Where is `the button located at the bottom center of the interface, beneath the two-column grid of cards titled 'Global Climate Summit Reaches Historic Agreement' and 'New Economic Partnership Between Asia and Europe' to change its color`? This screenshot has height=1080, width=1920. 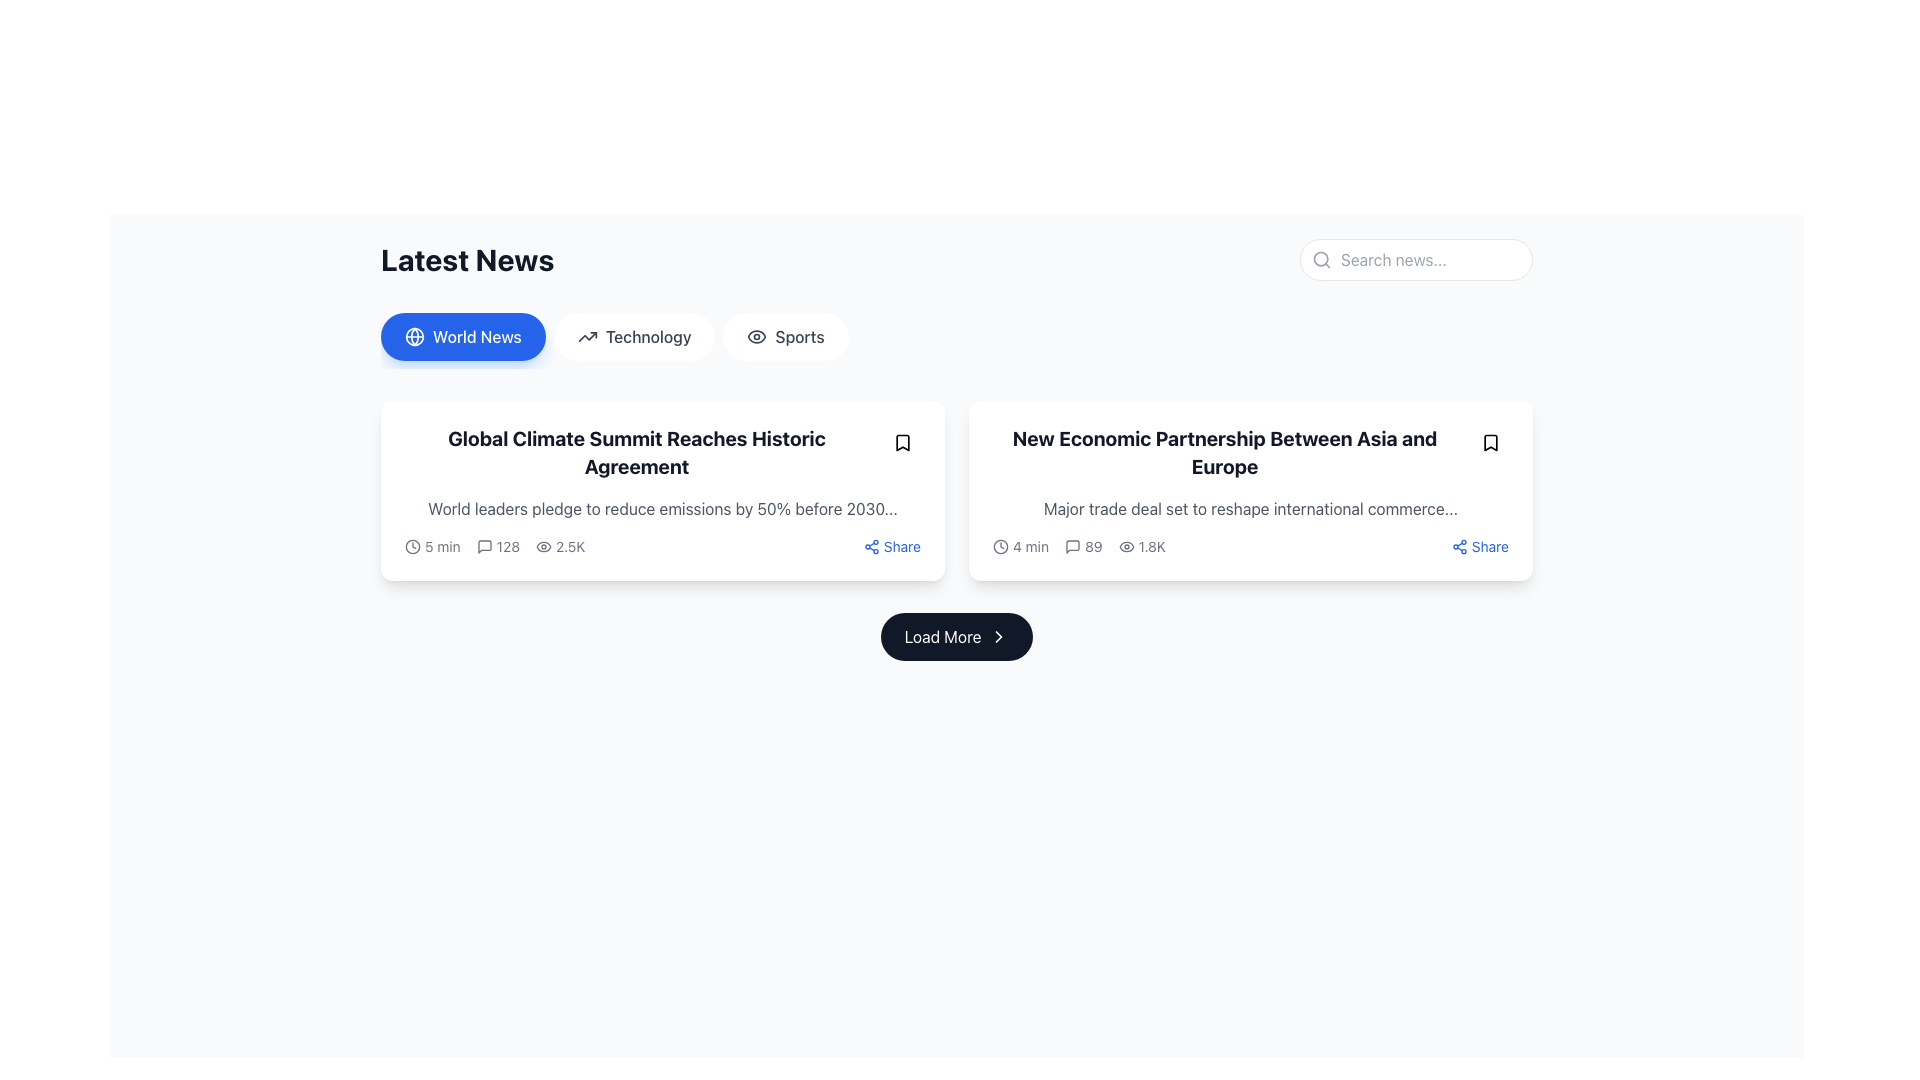
the button located at the bottom center of the interface, beneath the two-column grid of cards titled 'Global Climate Summit Reaches Historic Agreement' and 'New Economic Partnership Between Asia and Europe' to change its color is located at coordinates (955, 636).